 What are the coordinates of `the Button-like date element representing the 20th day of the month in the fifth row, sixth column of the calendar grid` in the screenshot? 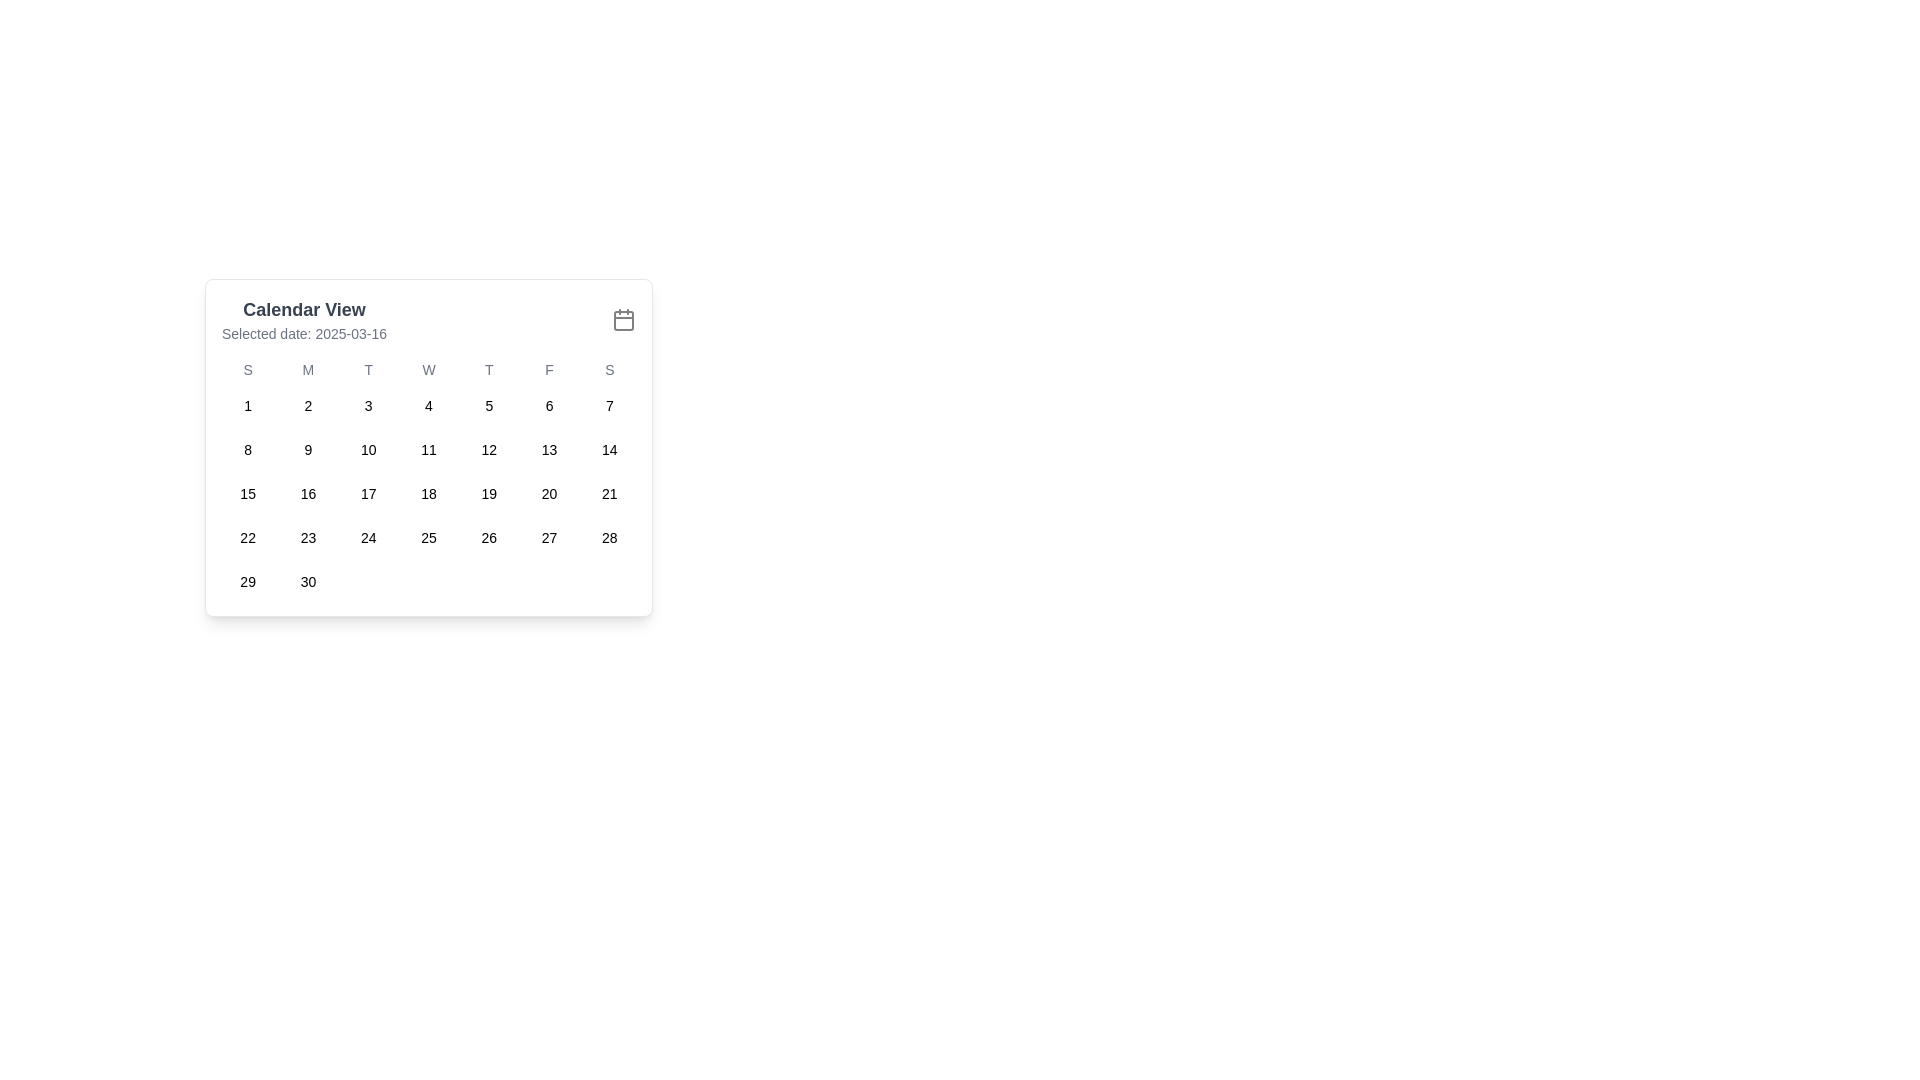 It's located at (549, 493).